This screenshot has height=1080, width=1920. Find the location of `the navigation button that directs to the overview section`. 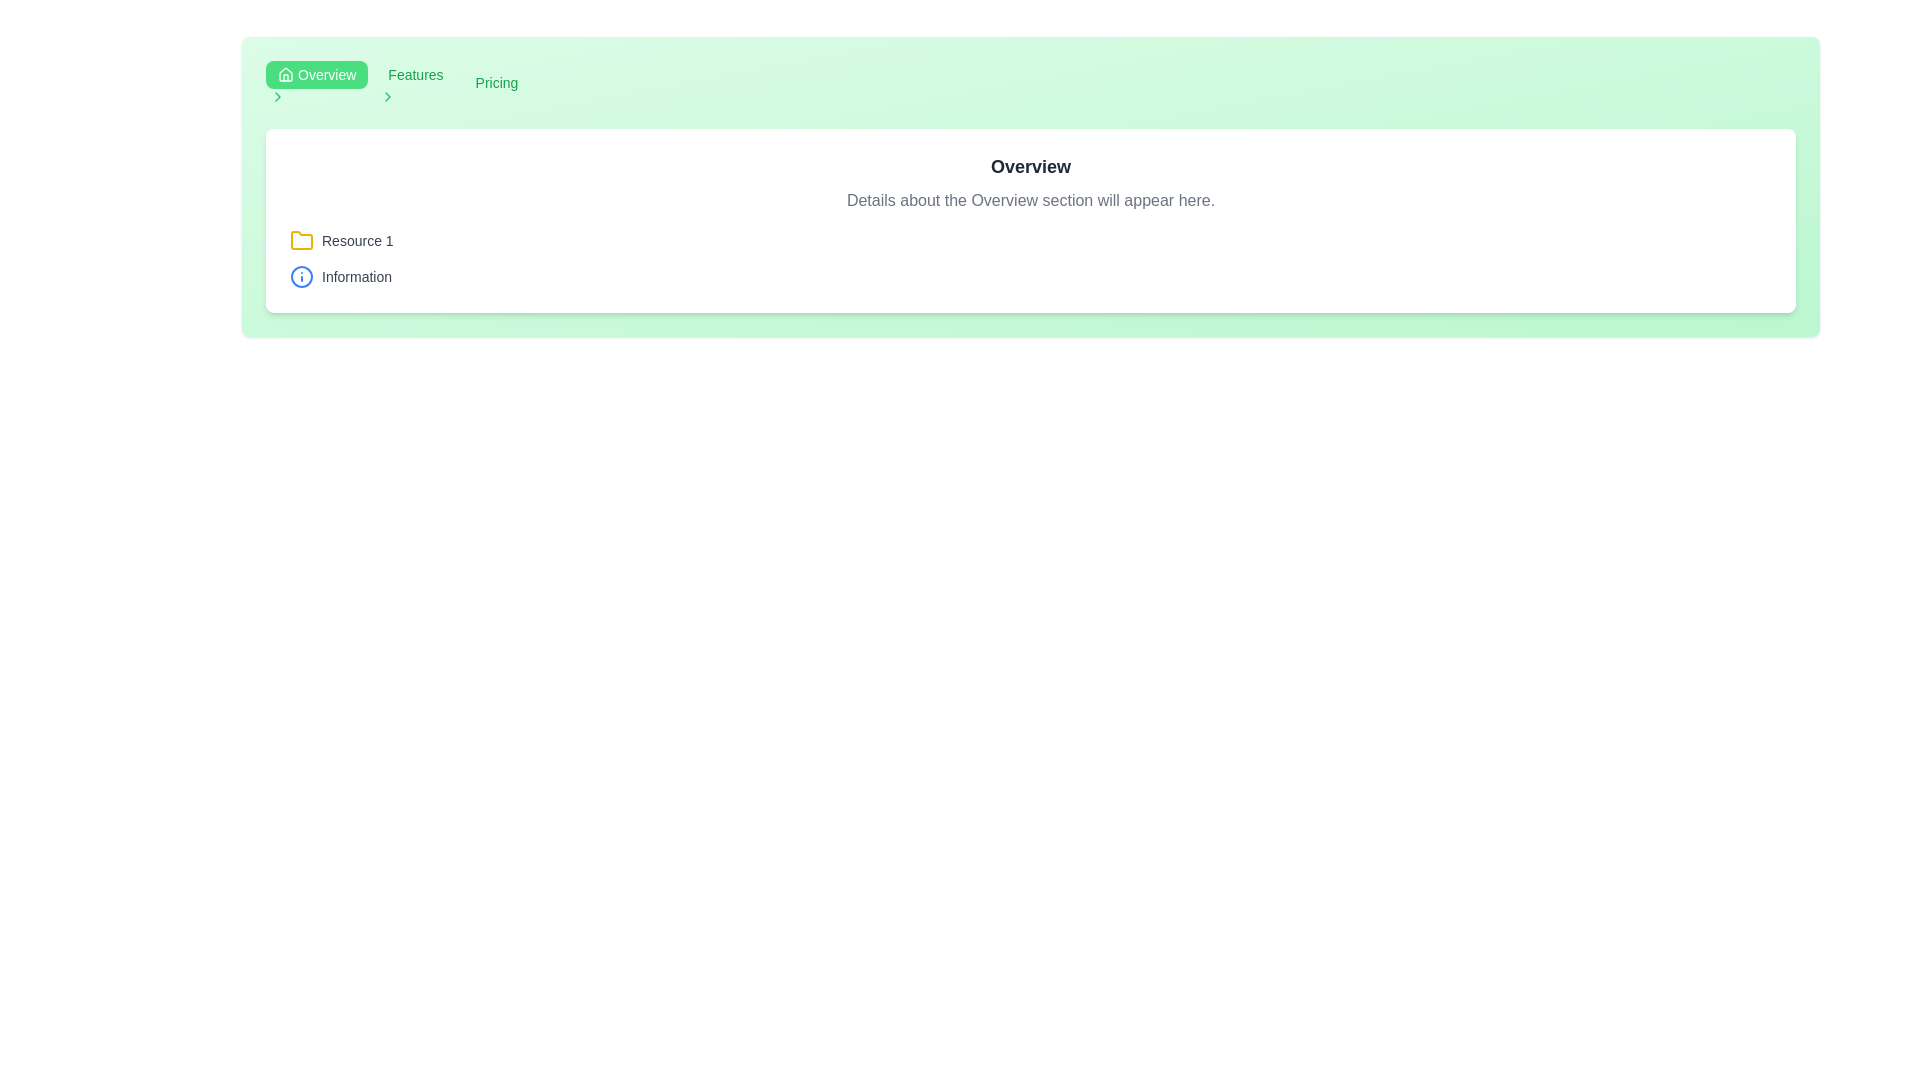

the navigation button that directs to the overview section is located at coordinates (316, 82).